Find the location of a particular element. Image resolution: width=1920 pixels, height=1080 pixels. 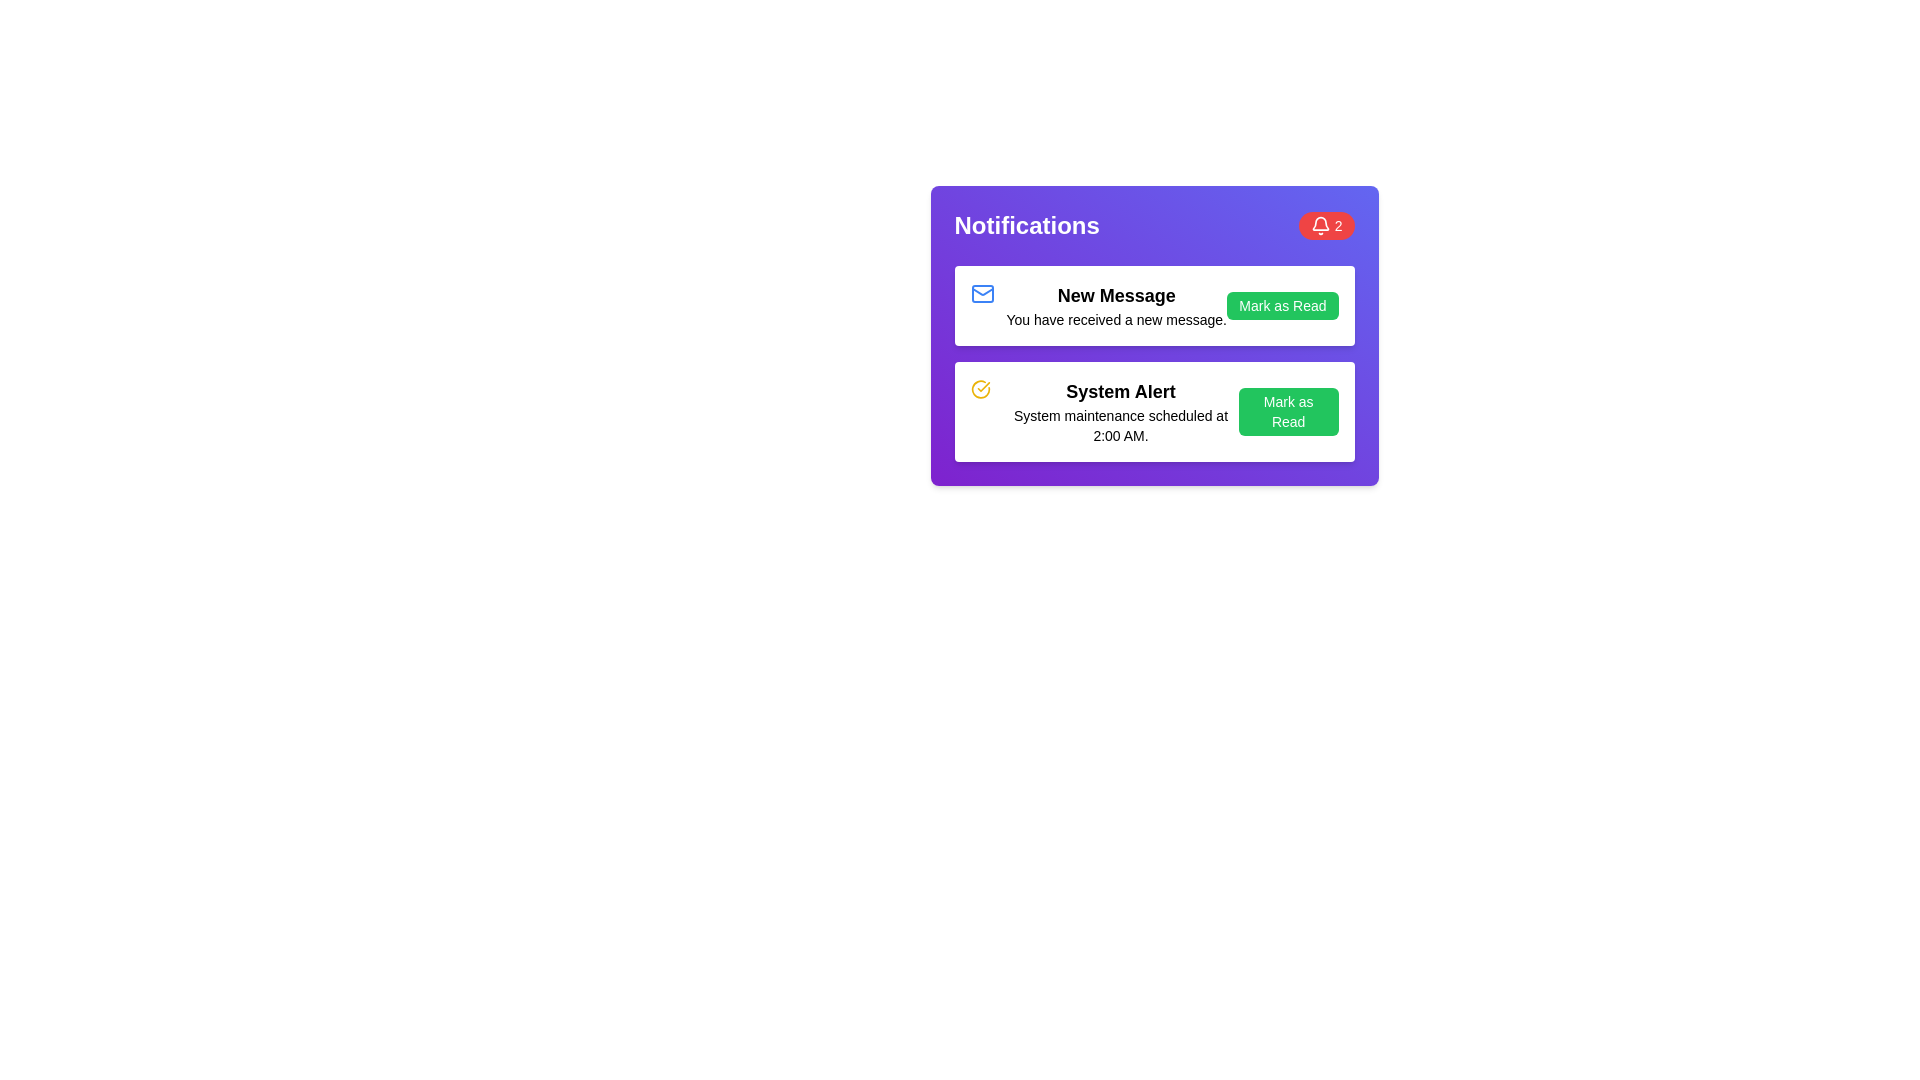

the 'New Message' notification summary element, which displays a bold heading and a message indicating a new message has been received is located at coordinates (1097, 305).